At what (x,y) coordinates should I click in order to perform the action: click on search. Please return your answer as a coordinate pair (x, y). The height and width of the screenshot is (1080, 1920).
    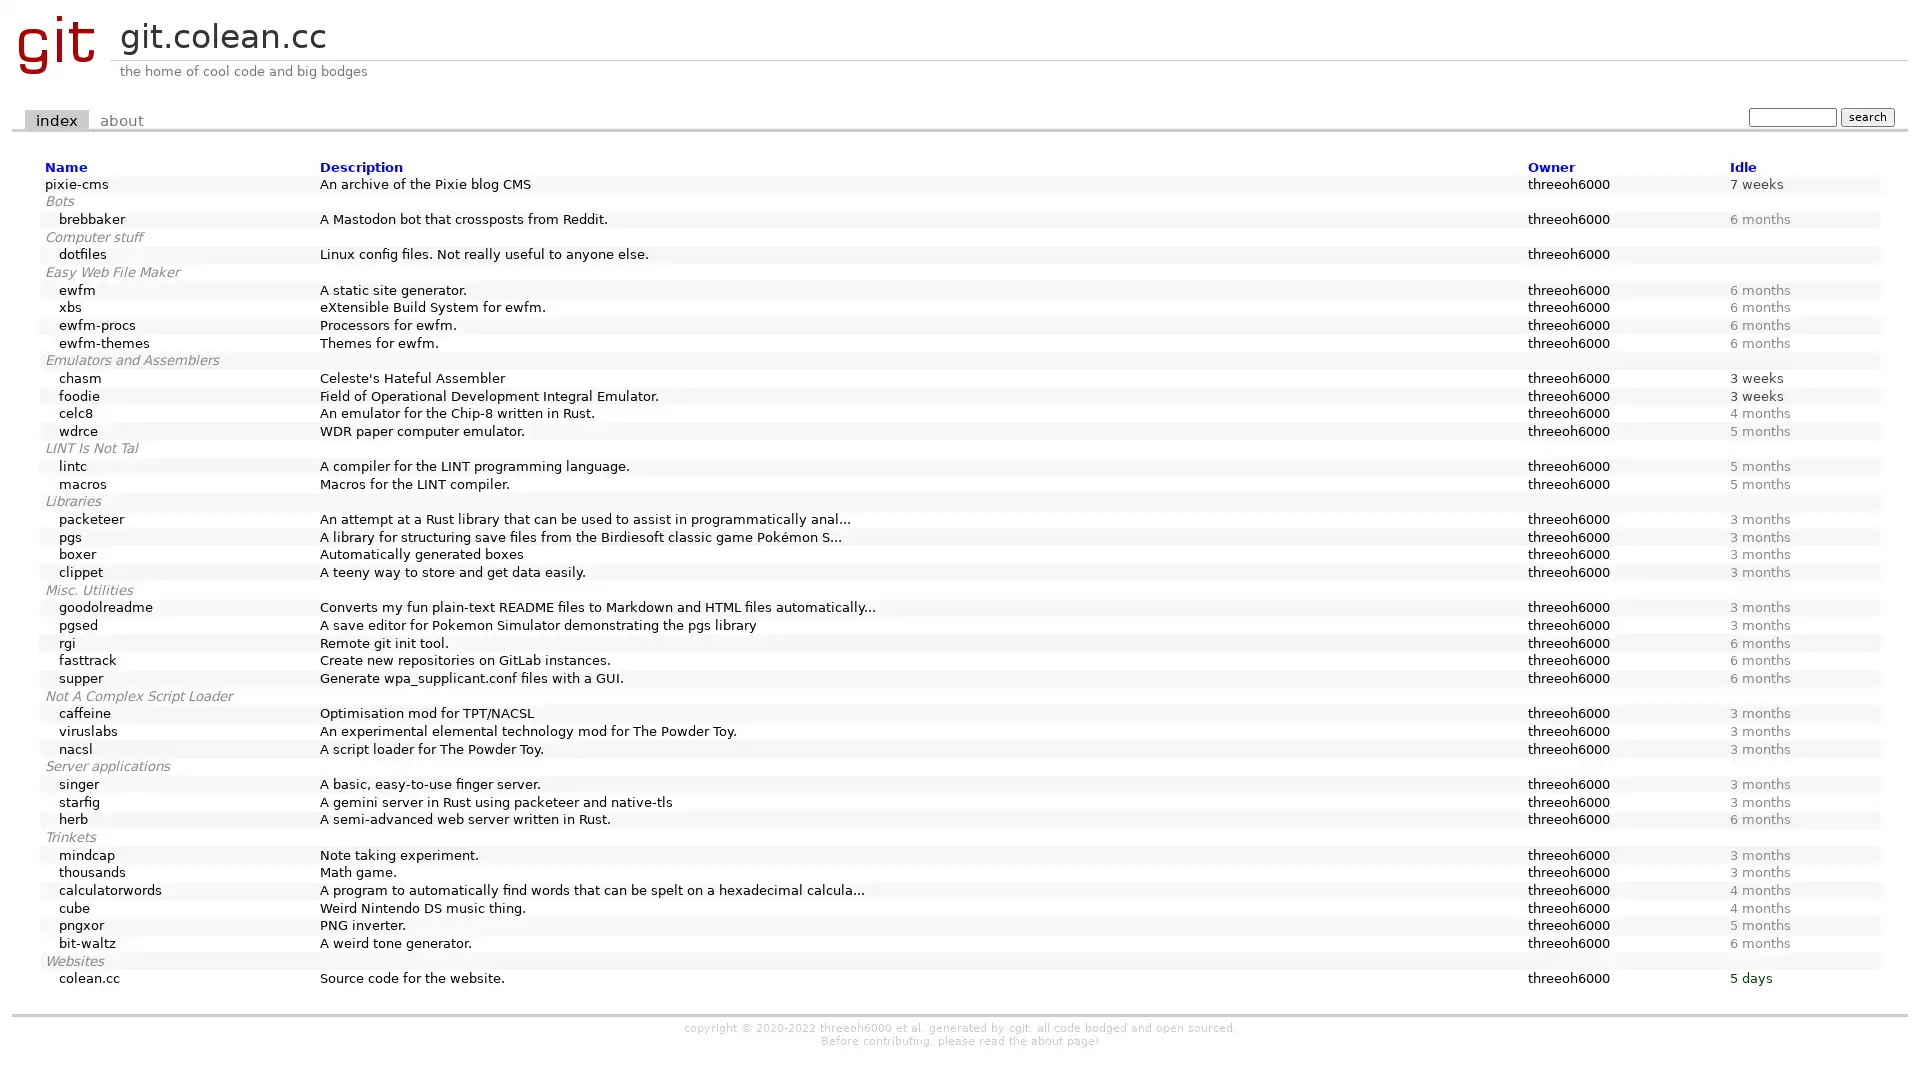
    Looking at the image, I should click on (1866, 116).